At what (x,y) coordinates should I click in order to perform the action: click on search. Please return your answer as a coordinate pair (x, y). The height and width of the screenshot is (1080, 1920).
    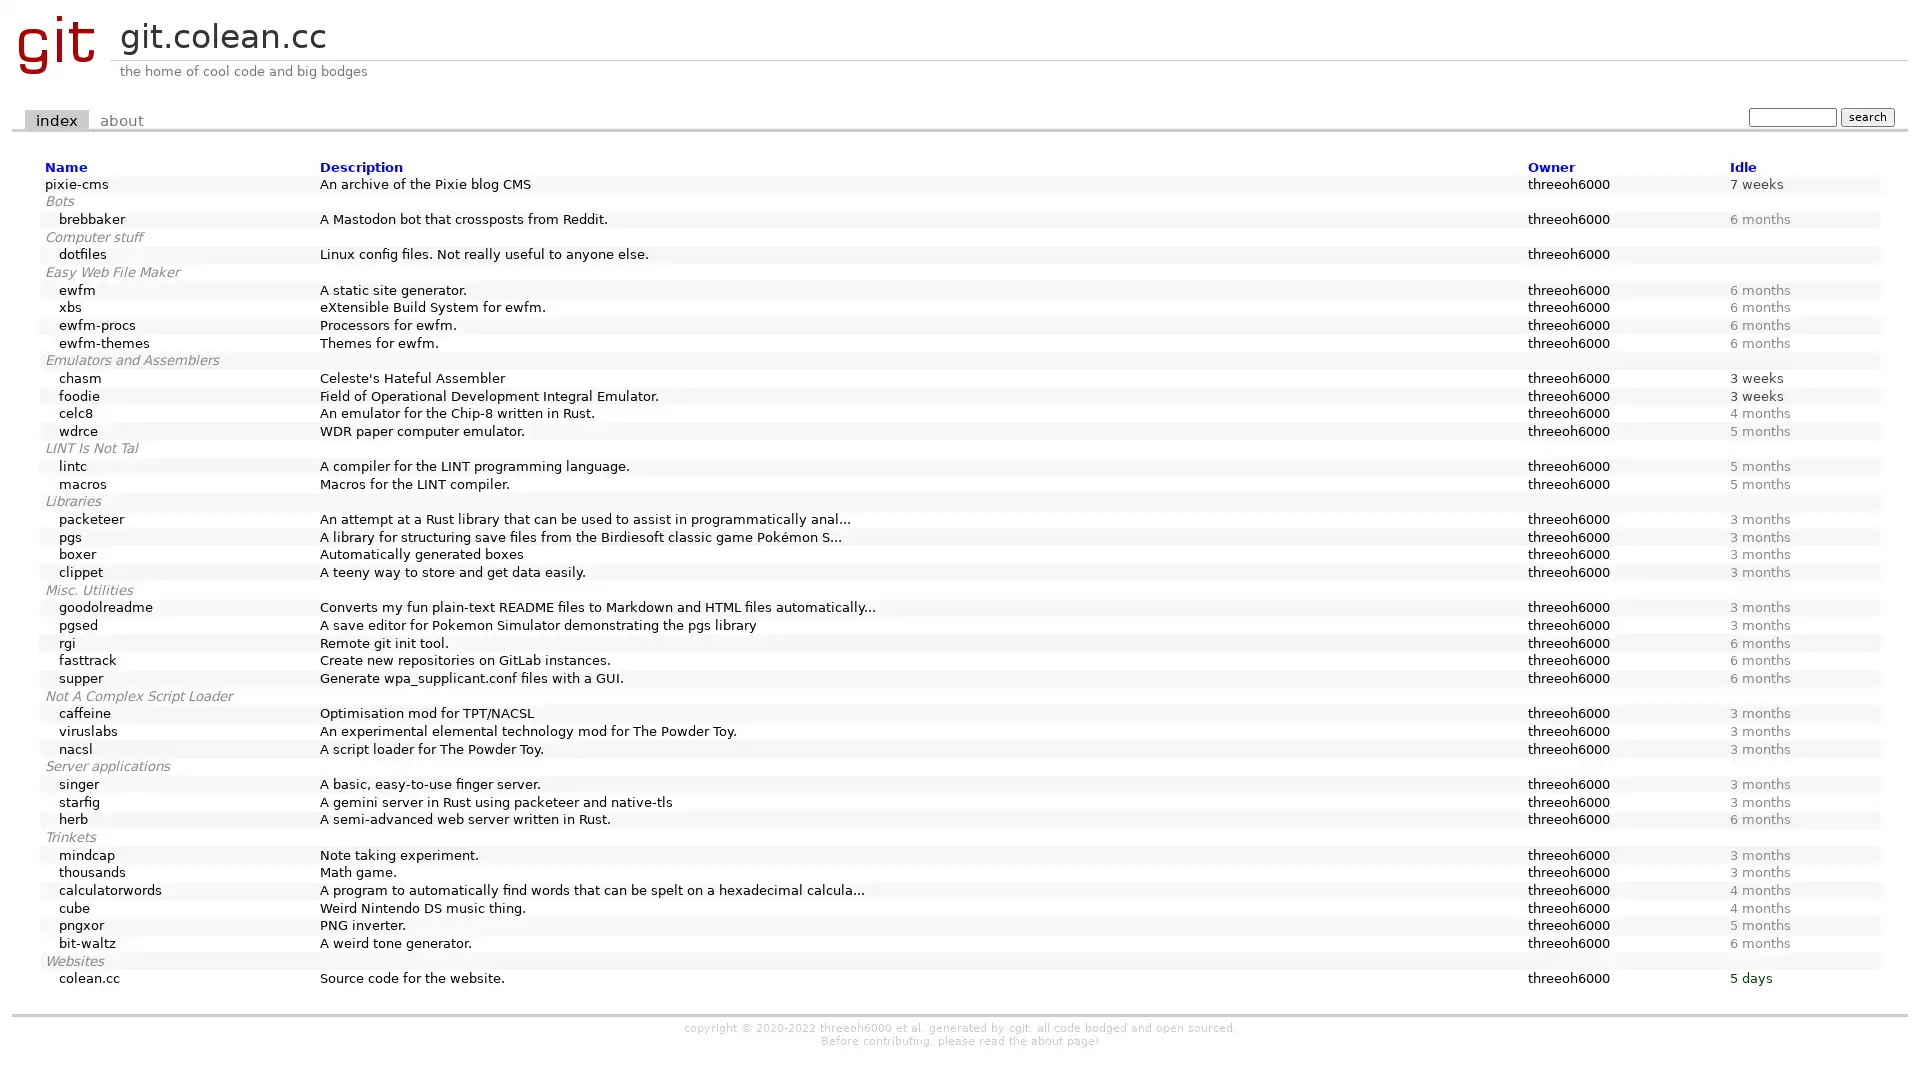
    Looking at the image, I should click on (1866, 116).